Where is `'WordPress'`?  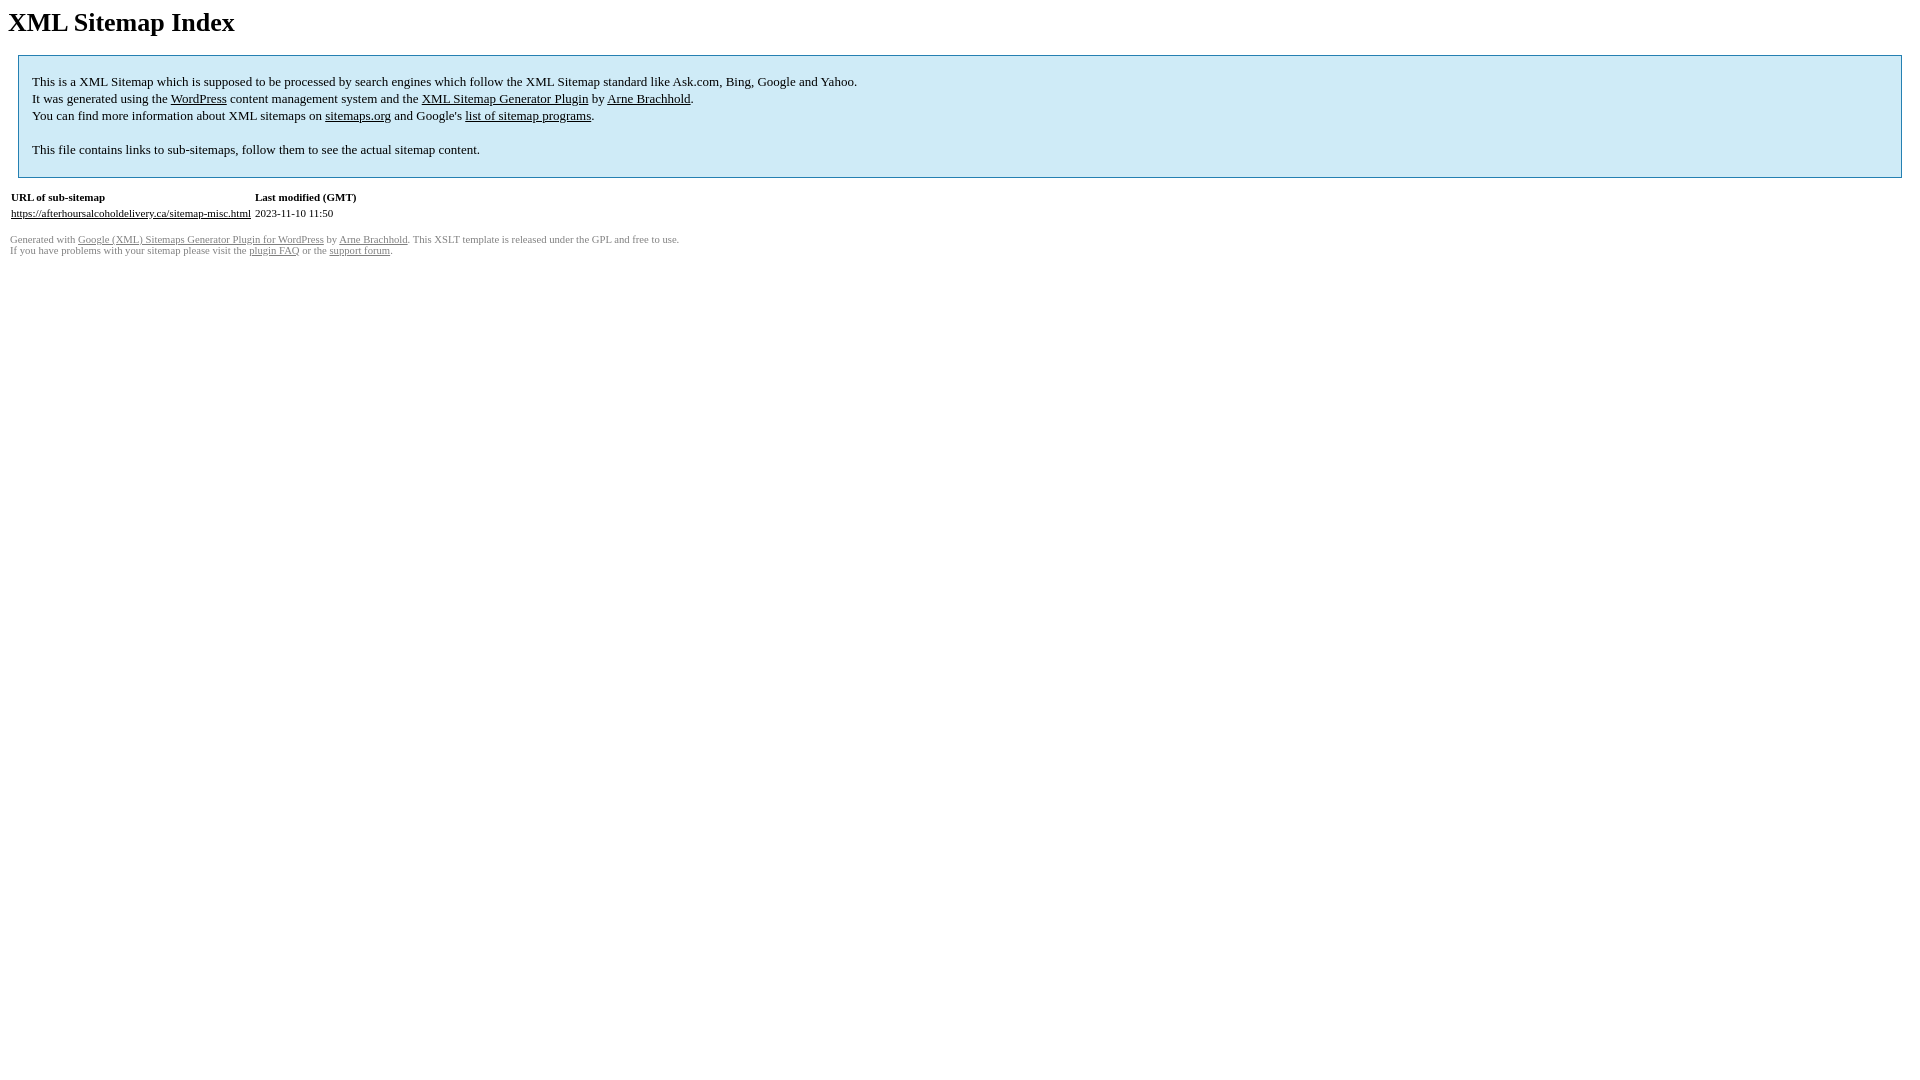
'WordPress' is located at coordinates (198, 98).